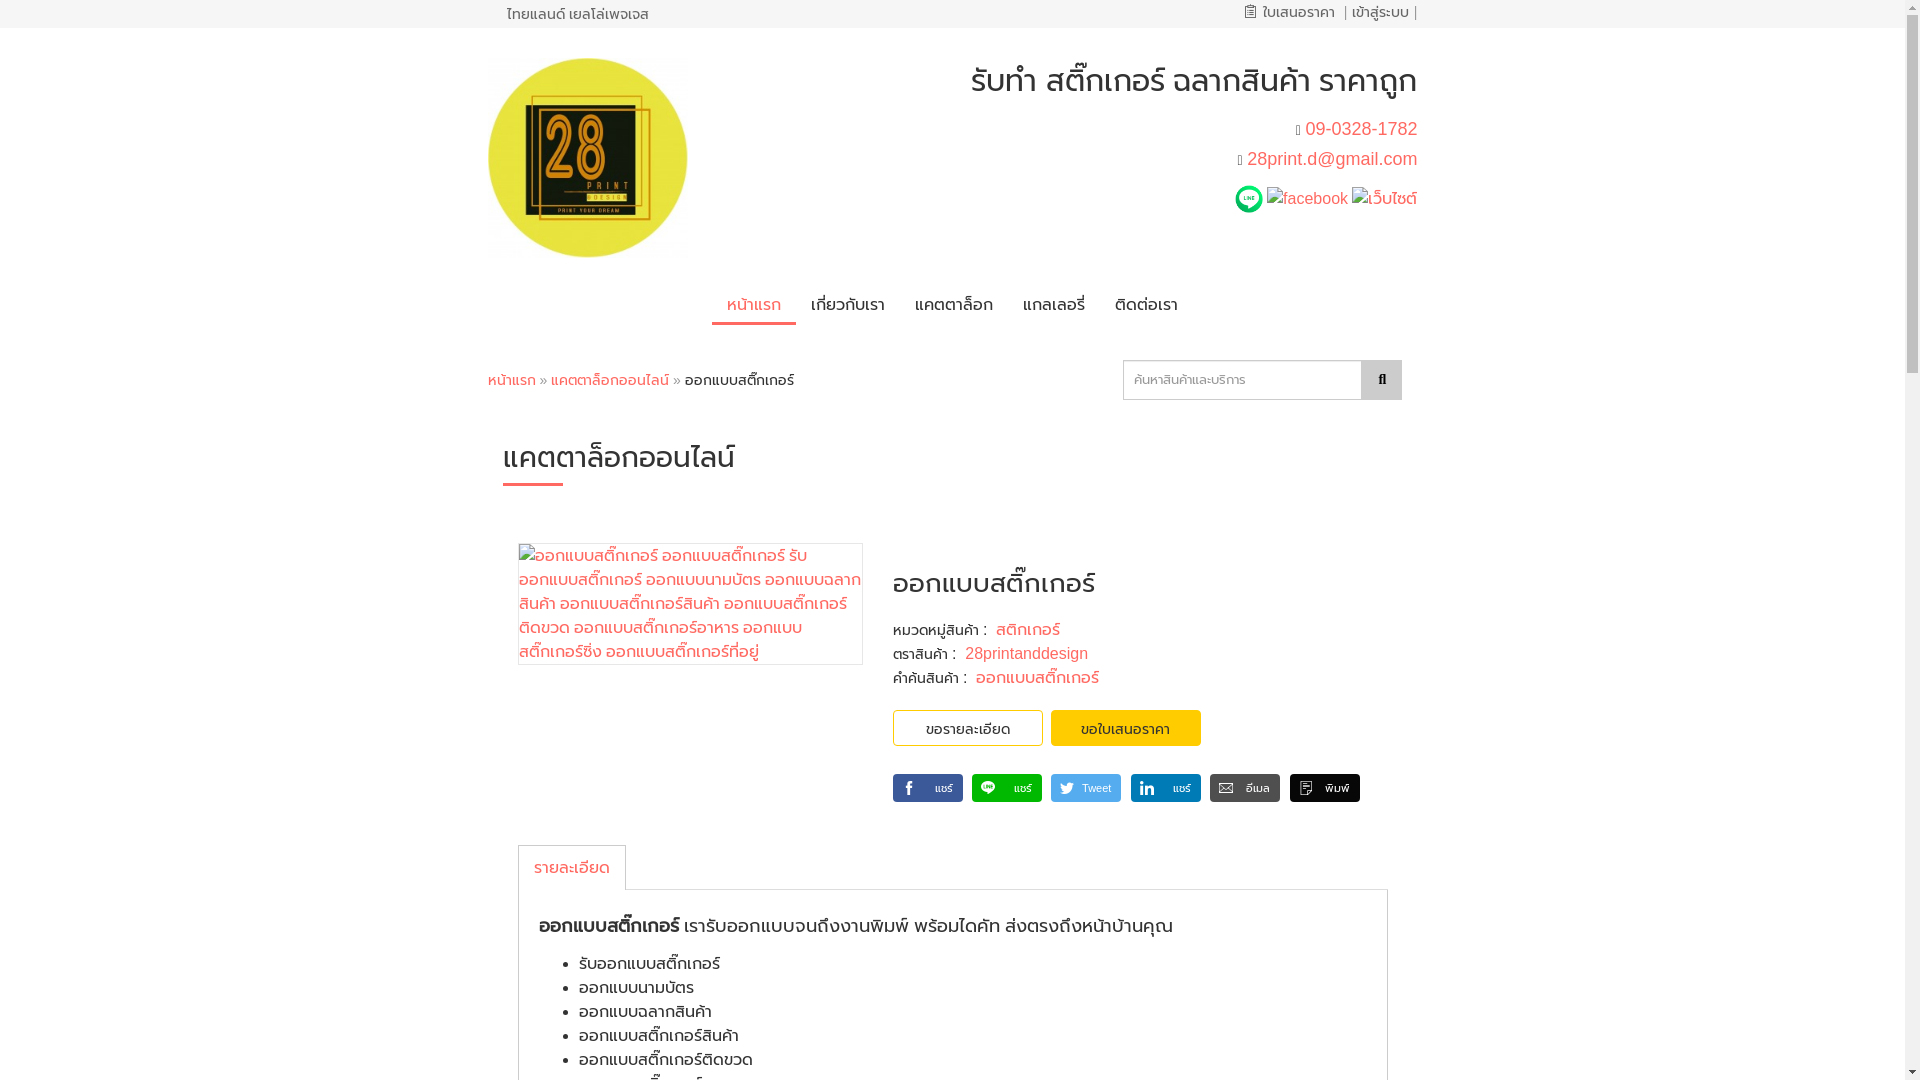 Image resolution: width=1920 pixels, height=1080 pixels. Describe the element at coordinates (1307, 197) in the screenshot. I see `'facebook'` at that location.